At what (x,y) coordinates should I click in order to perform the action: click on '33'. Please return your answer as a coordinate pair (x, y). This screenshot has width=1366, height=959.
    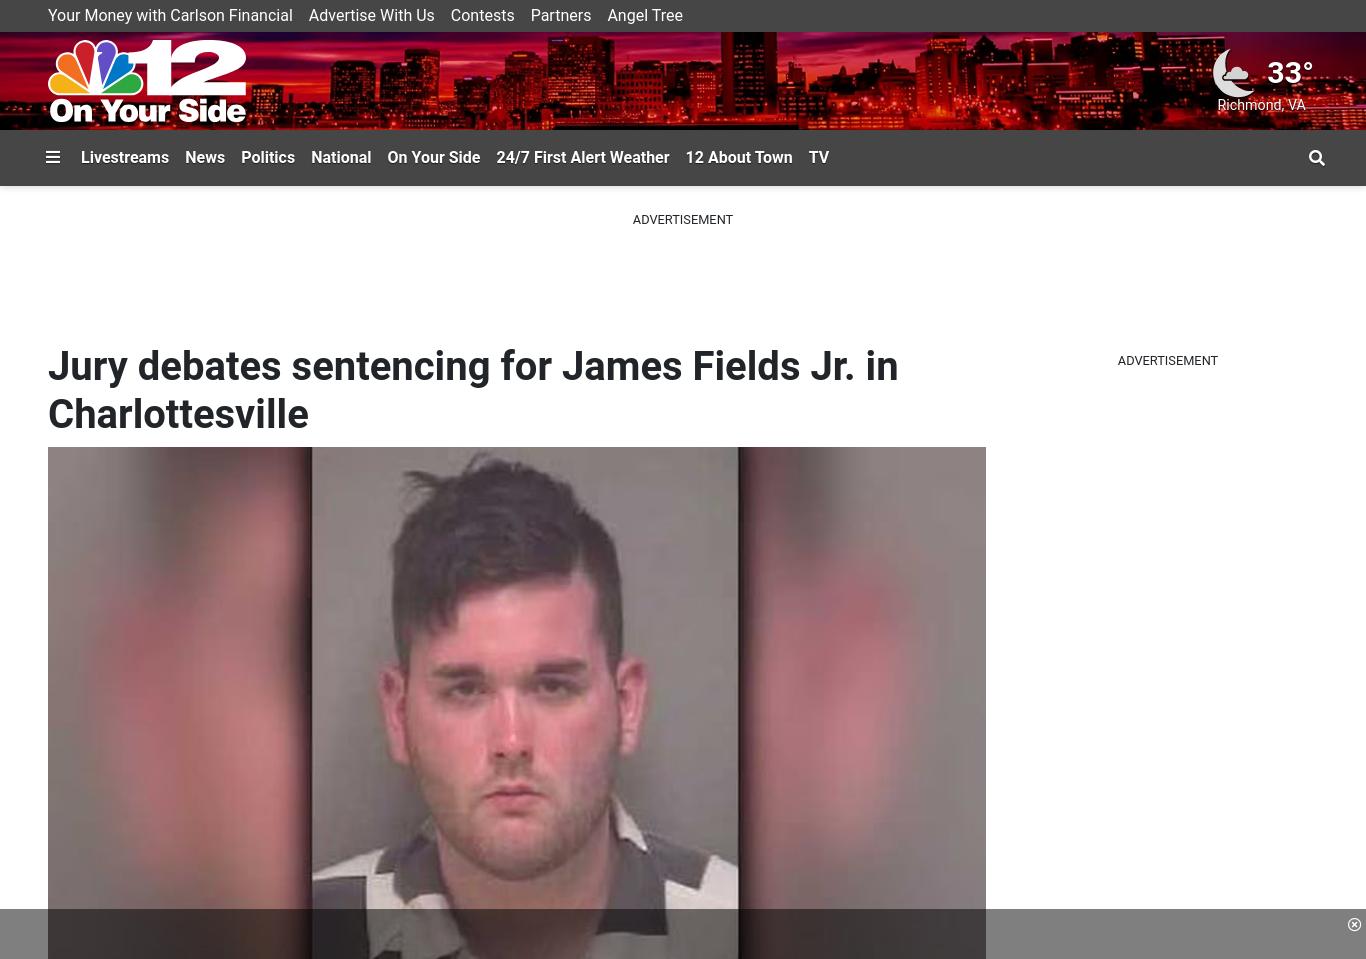
    Looking at the image, I should click on (1283, 71).